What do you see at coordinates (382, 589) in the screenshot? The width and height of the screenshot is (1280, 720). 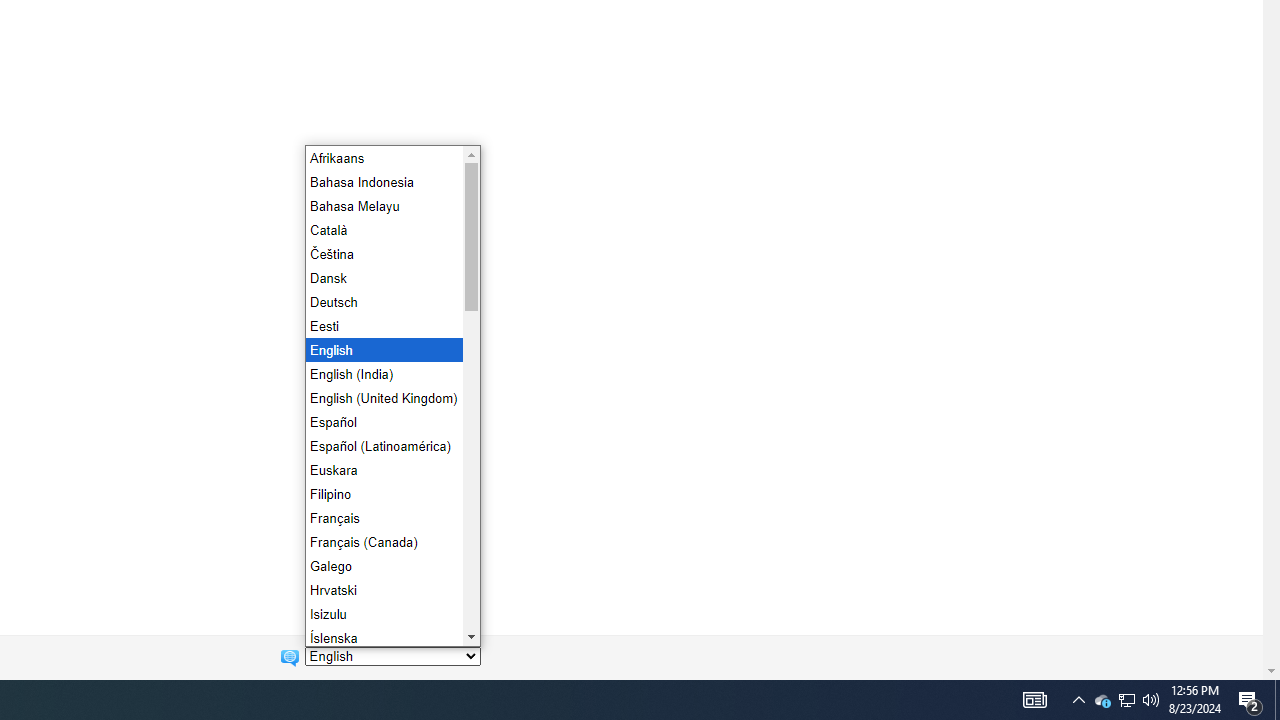 I see `'Hrvatski'` at bounding box center [382, 589].